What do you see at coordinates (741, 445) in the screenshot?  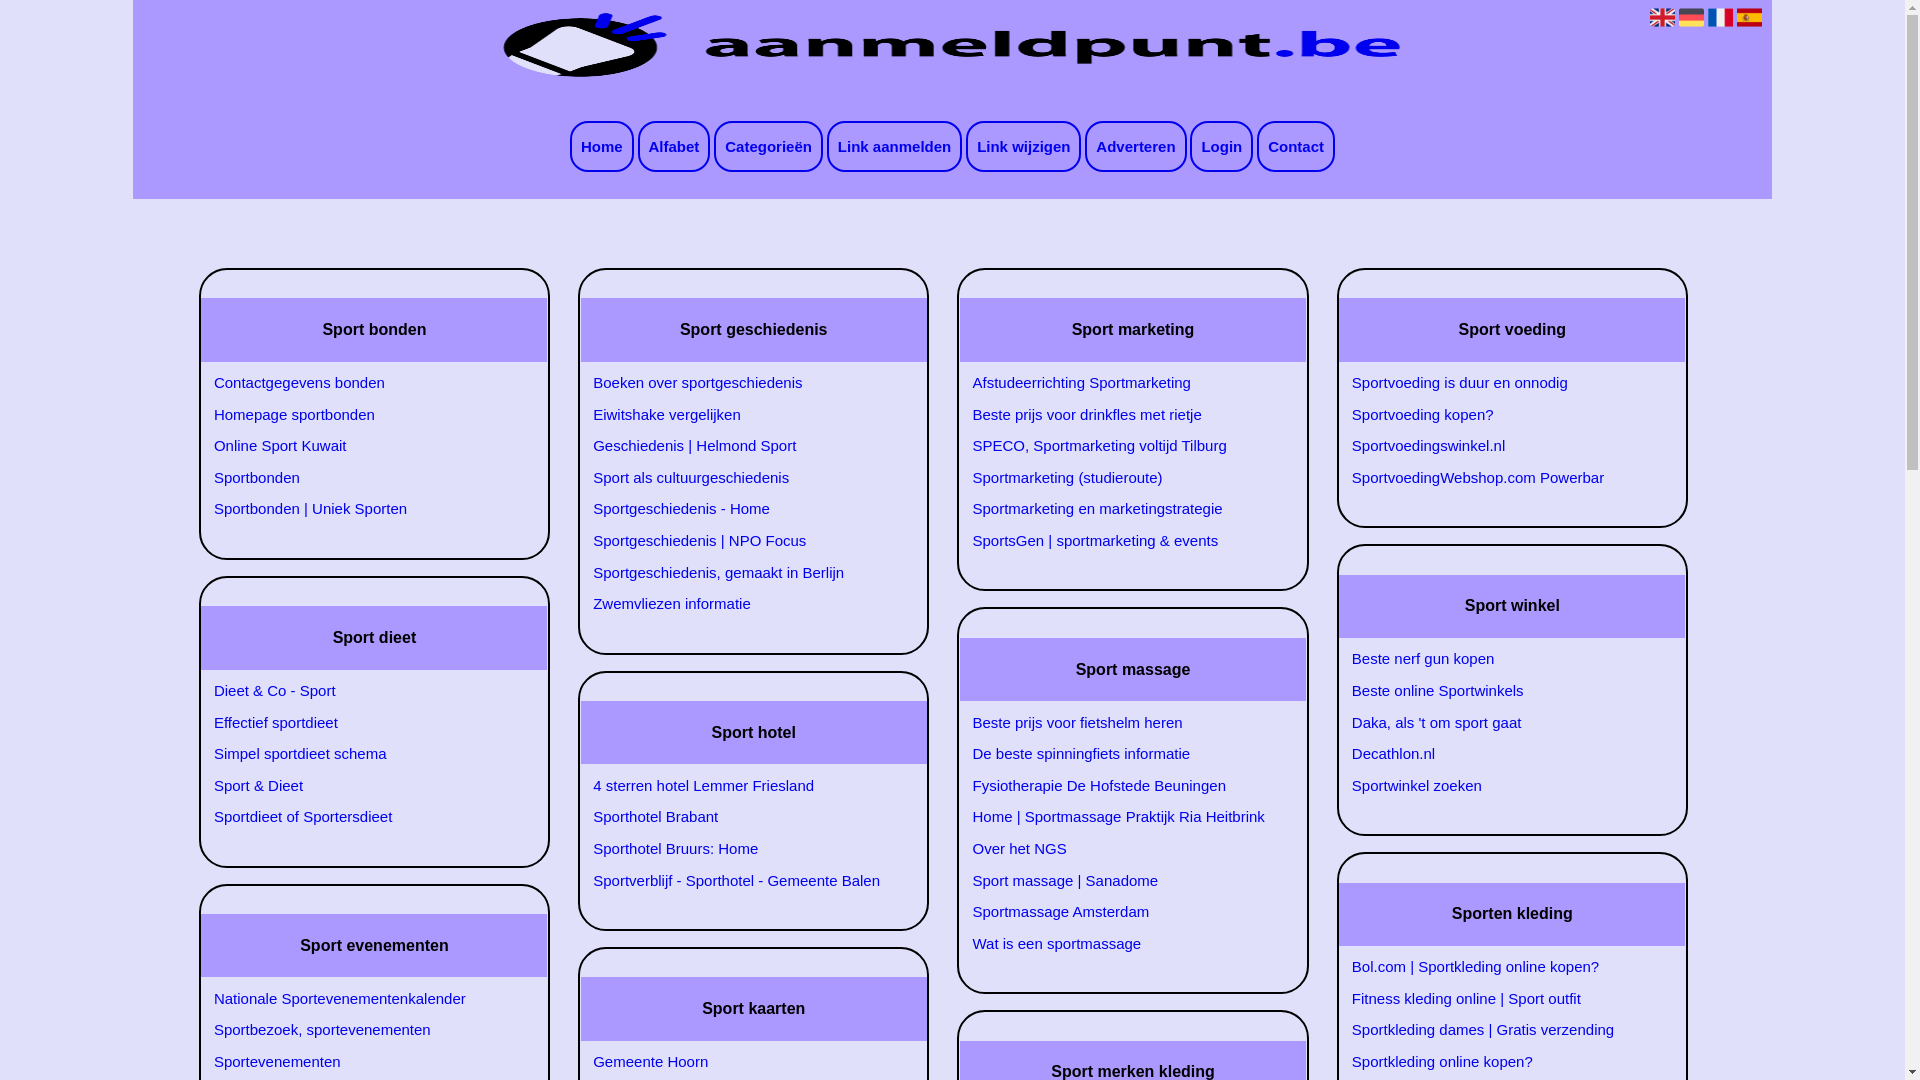 I see `'Geschiedenis | Helmond Sport'` at bounding box center [741, 445].